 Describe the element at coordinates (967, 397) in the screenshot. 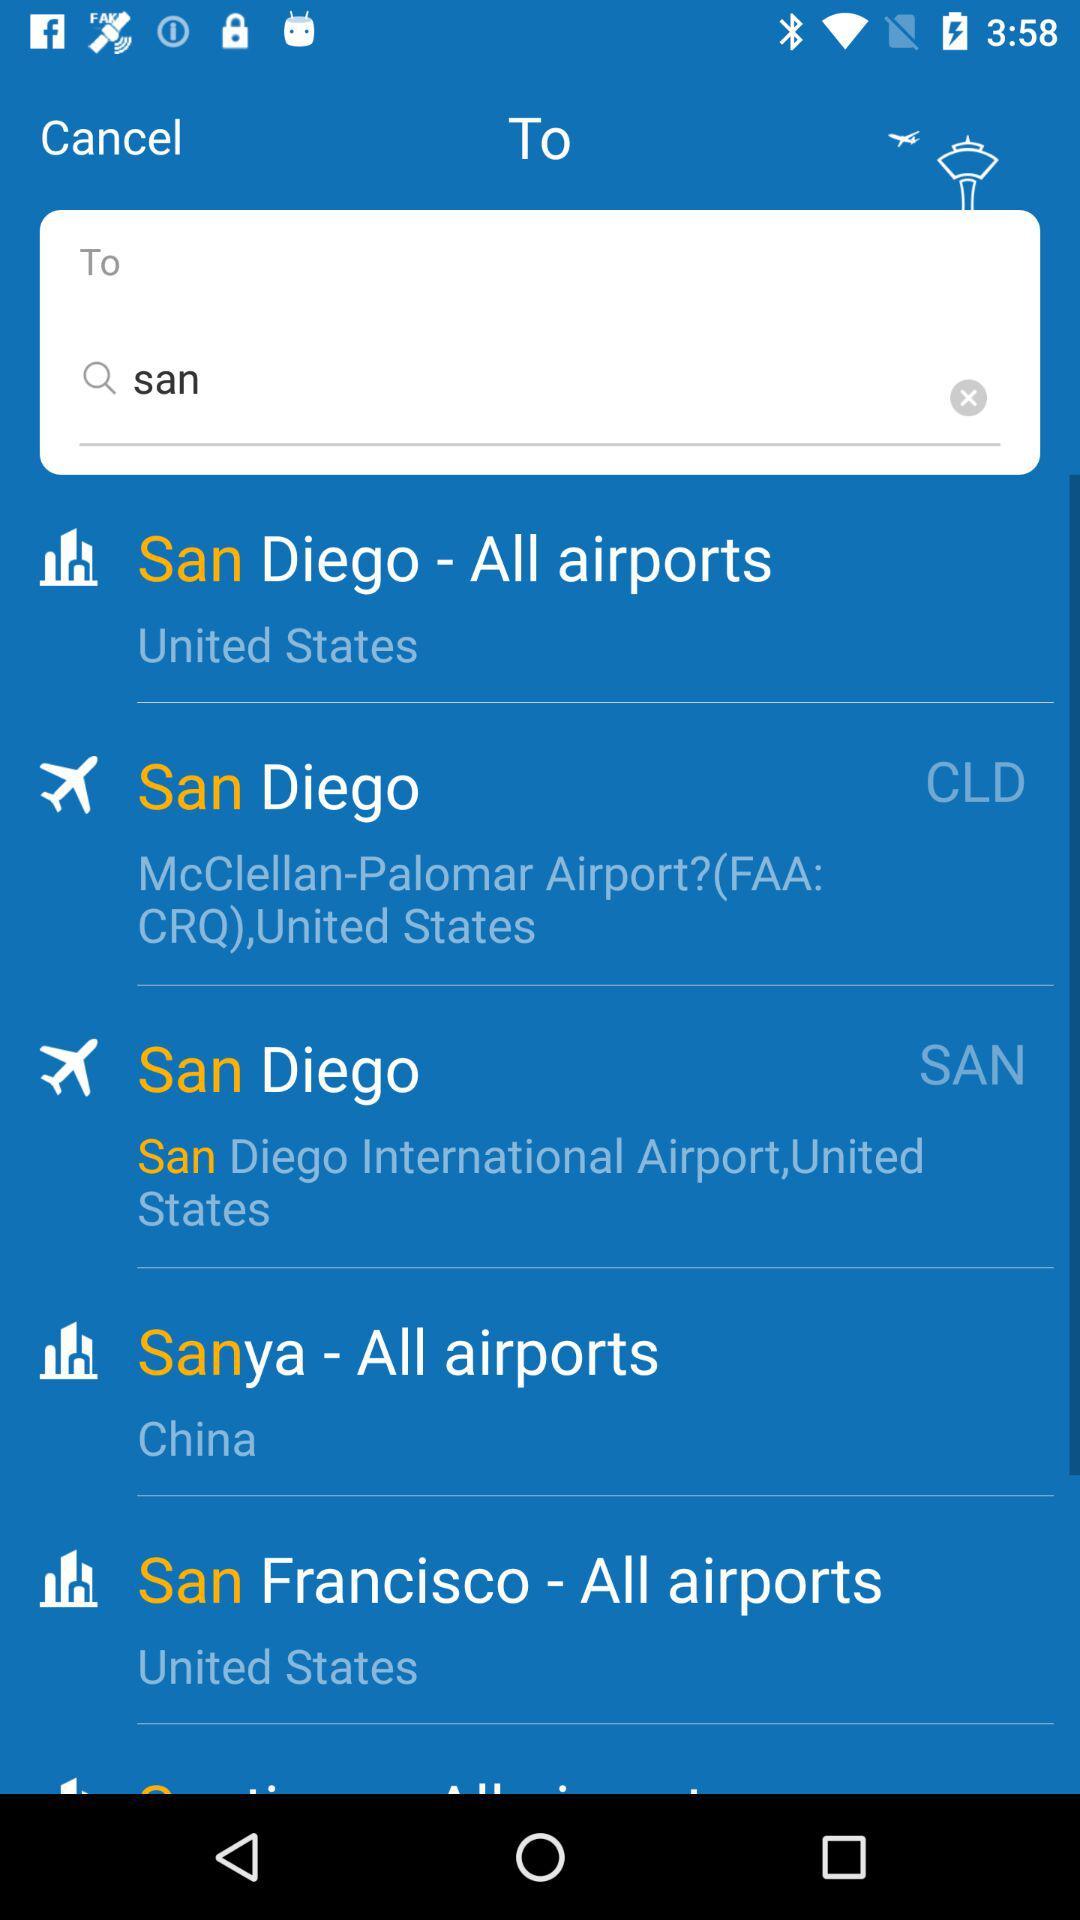

I see `the delete option` at that location.